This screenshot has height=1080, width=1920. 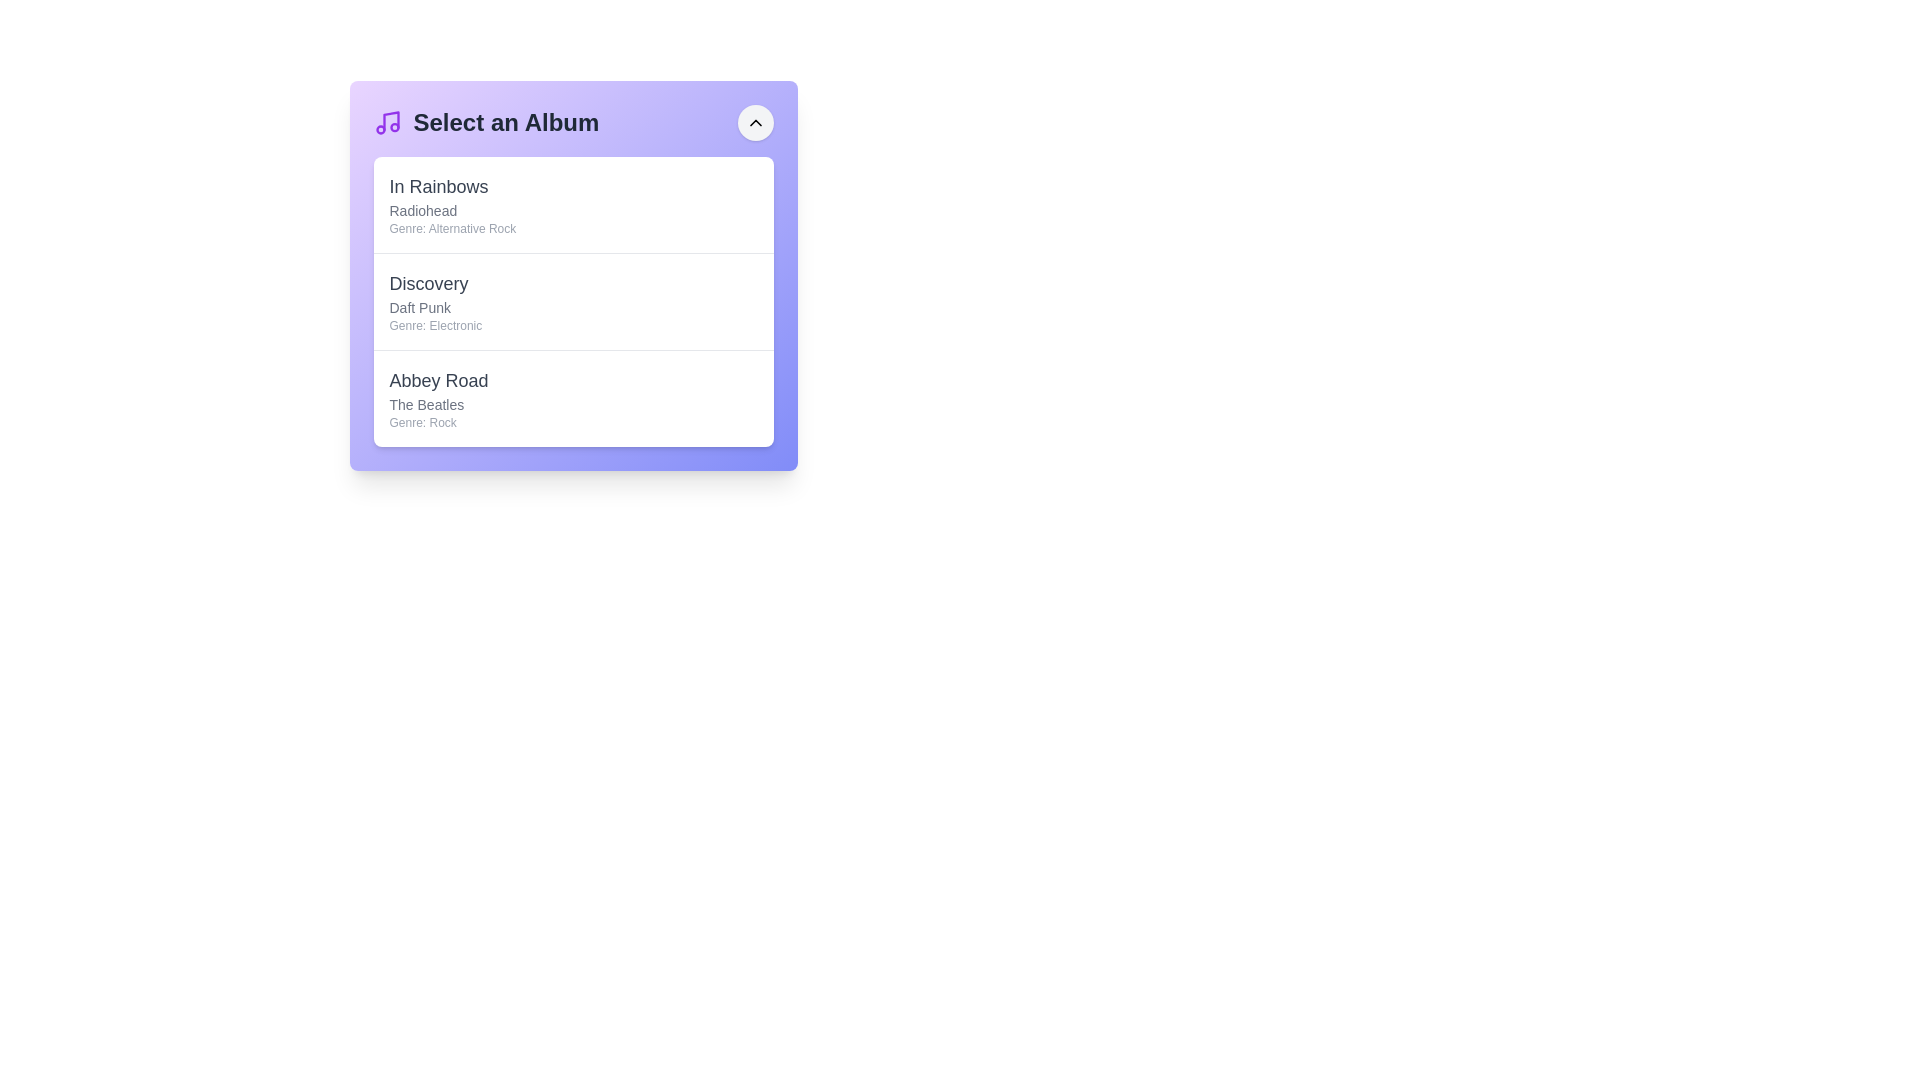 I want to click on the text label displaying the artist name for the album 'In Rainbows', which is positioned below the album title and above the genre information, so click(x=451, y=211).